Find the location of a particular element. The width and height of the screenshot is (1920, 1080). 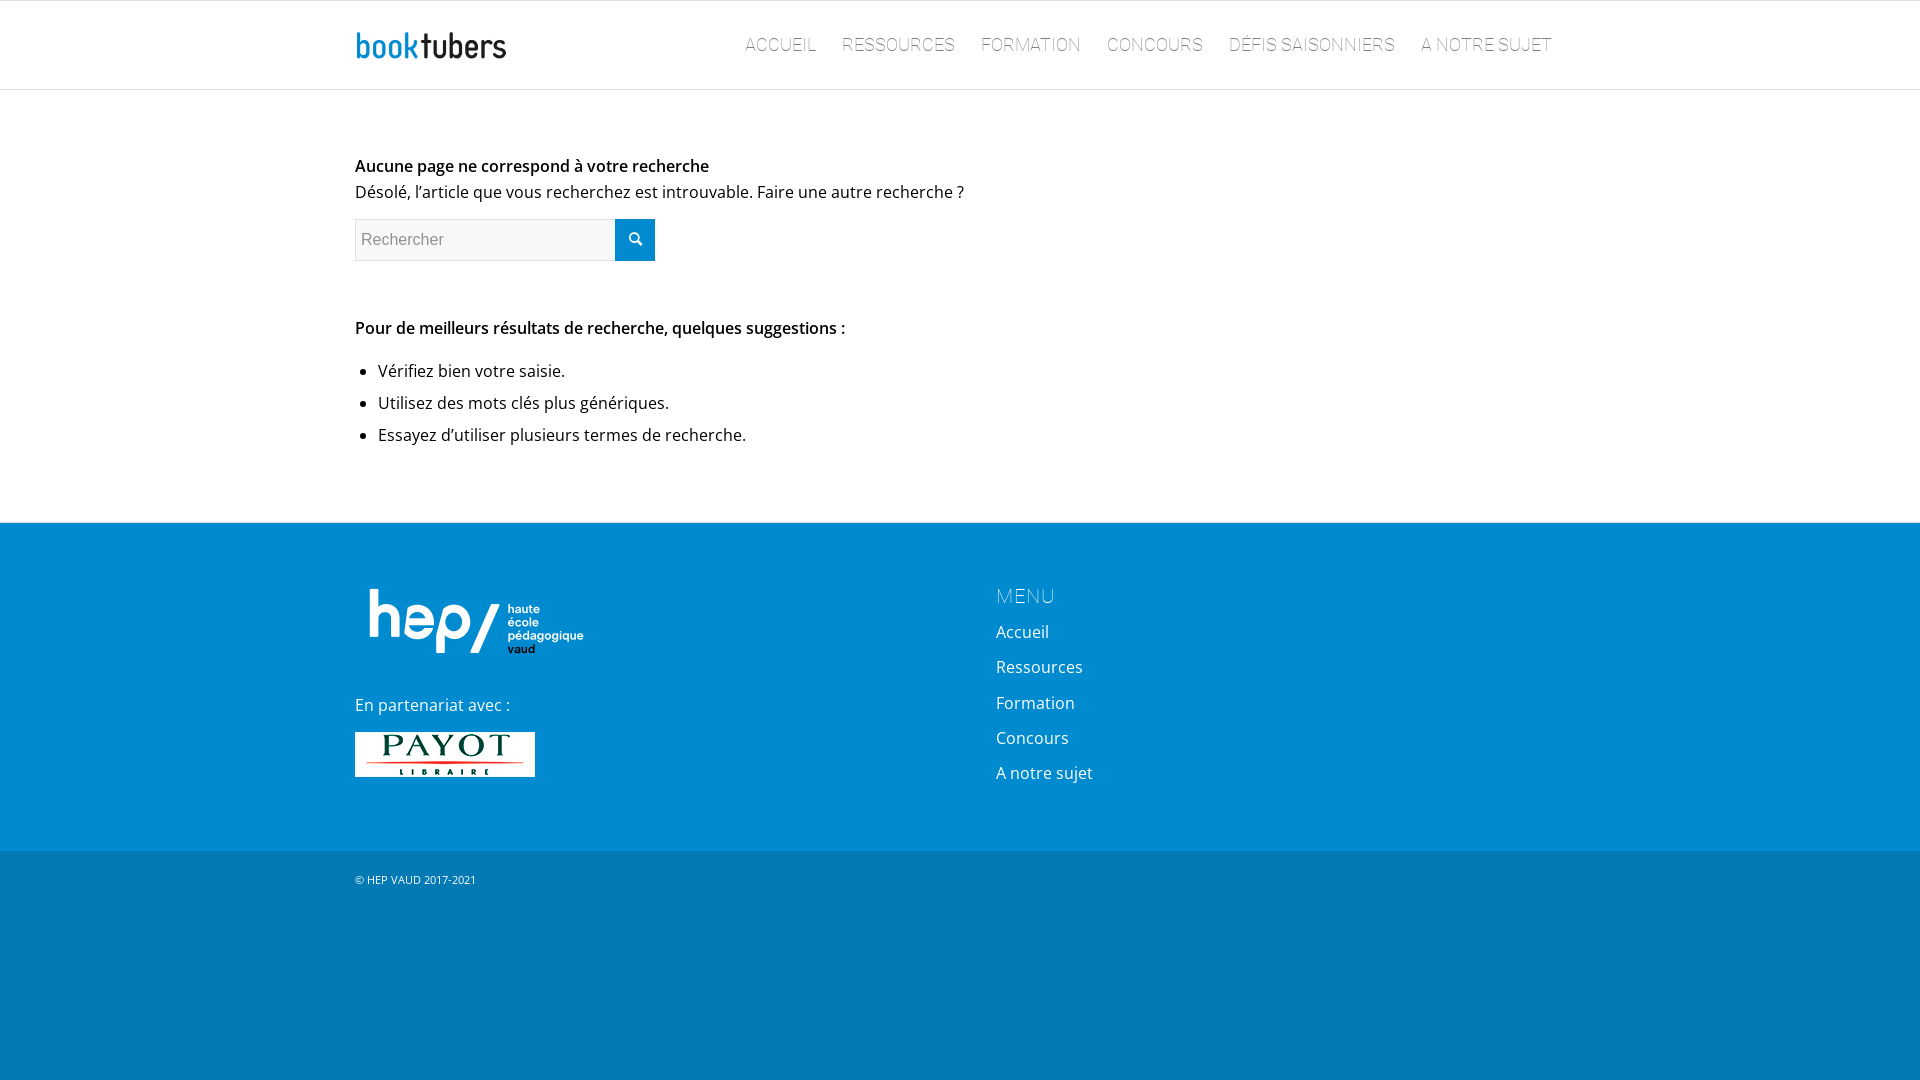

'booktubers_logo_couleur' is located at coordinates (431, 45).